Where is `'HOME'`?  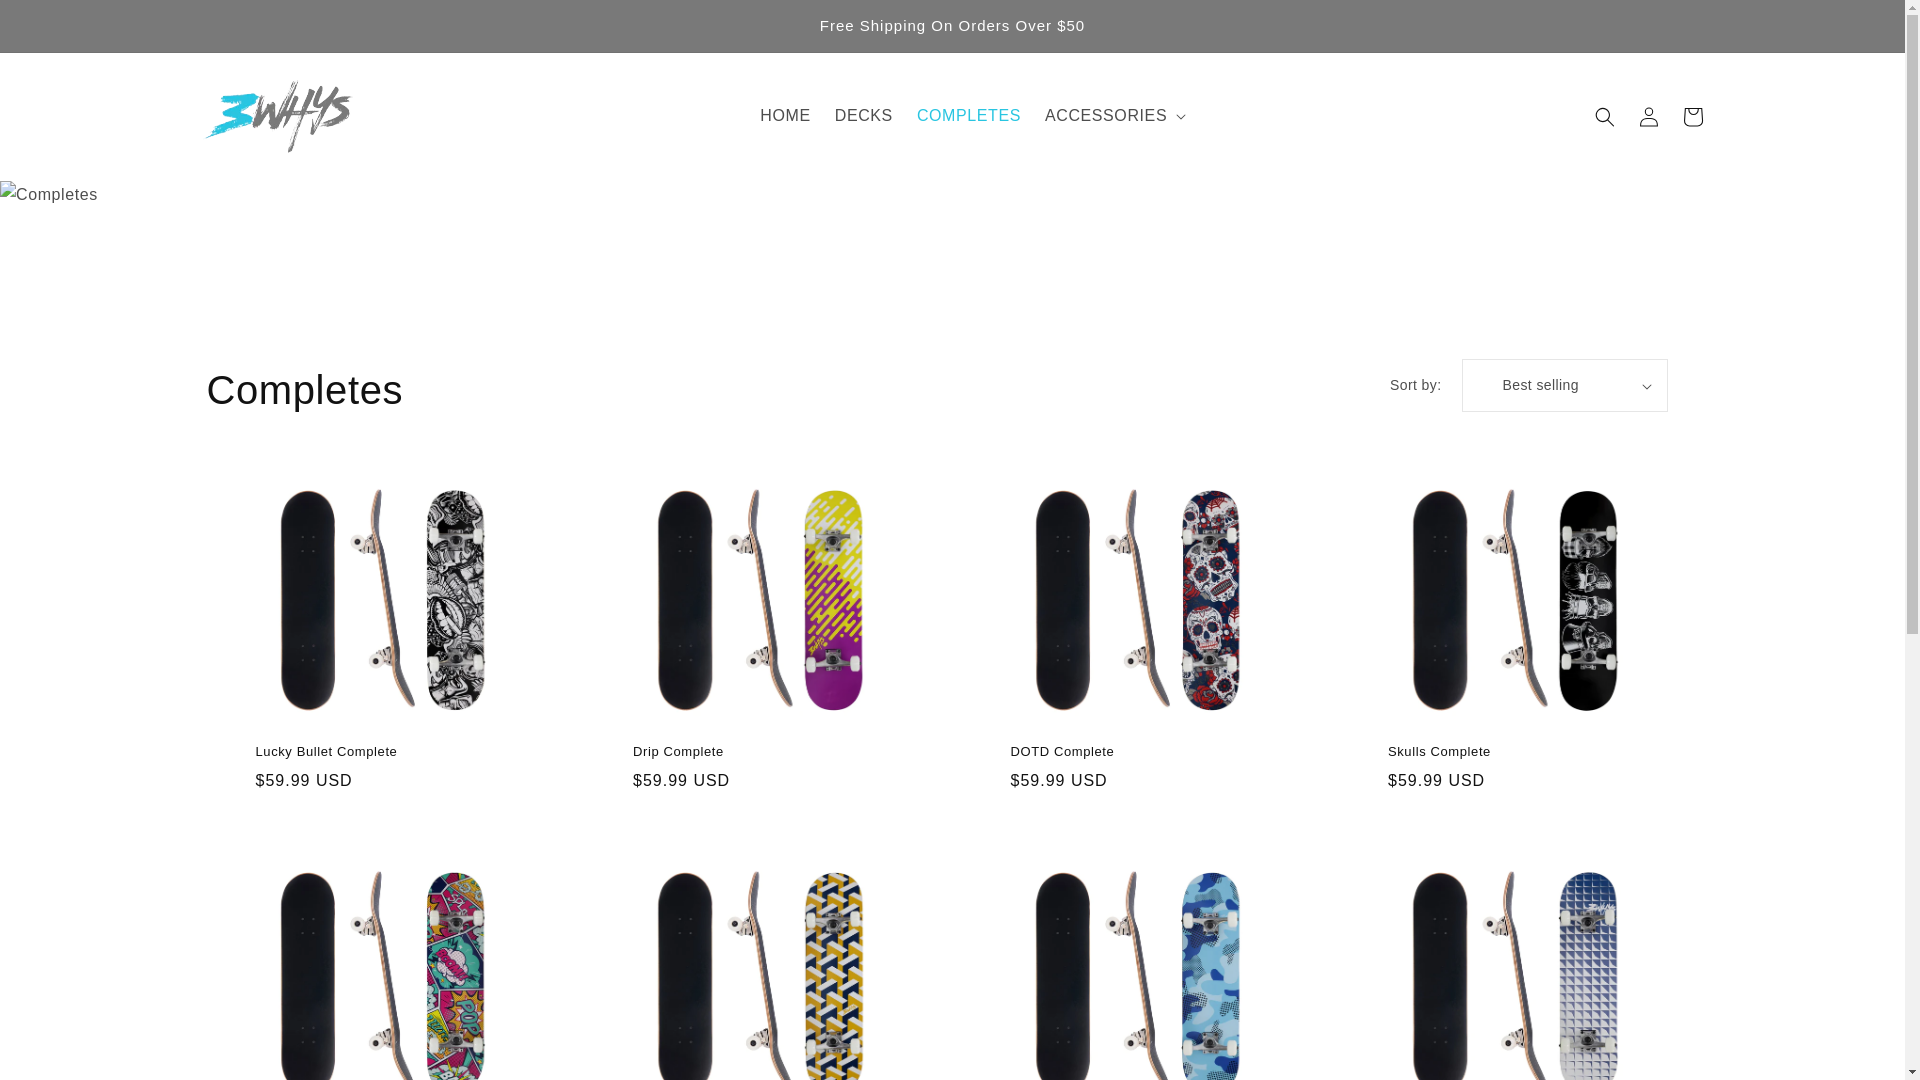 'HOME' is located at coordinates (747, 116).